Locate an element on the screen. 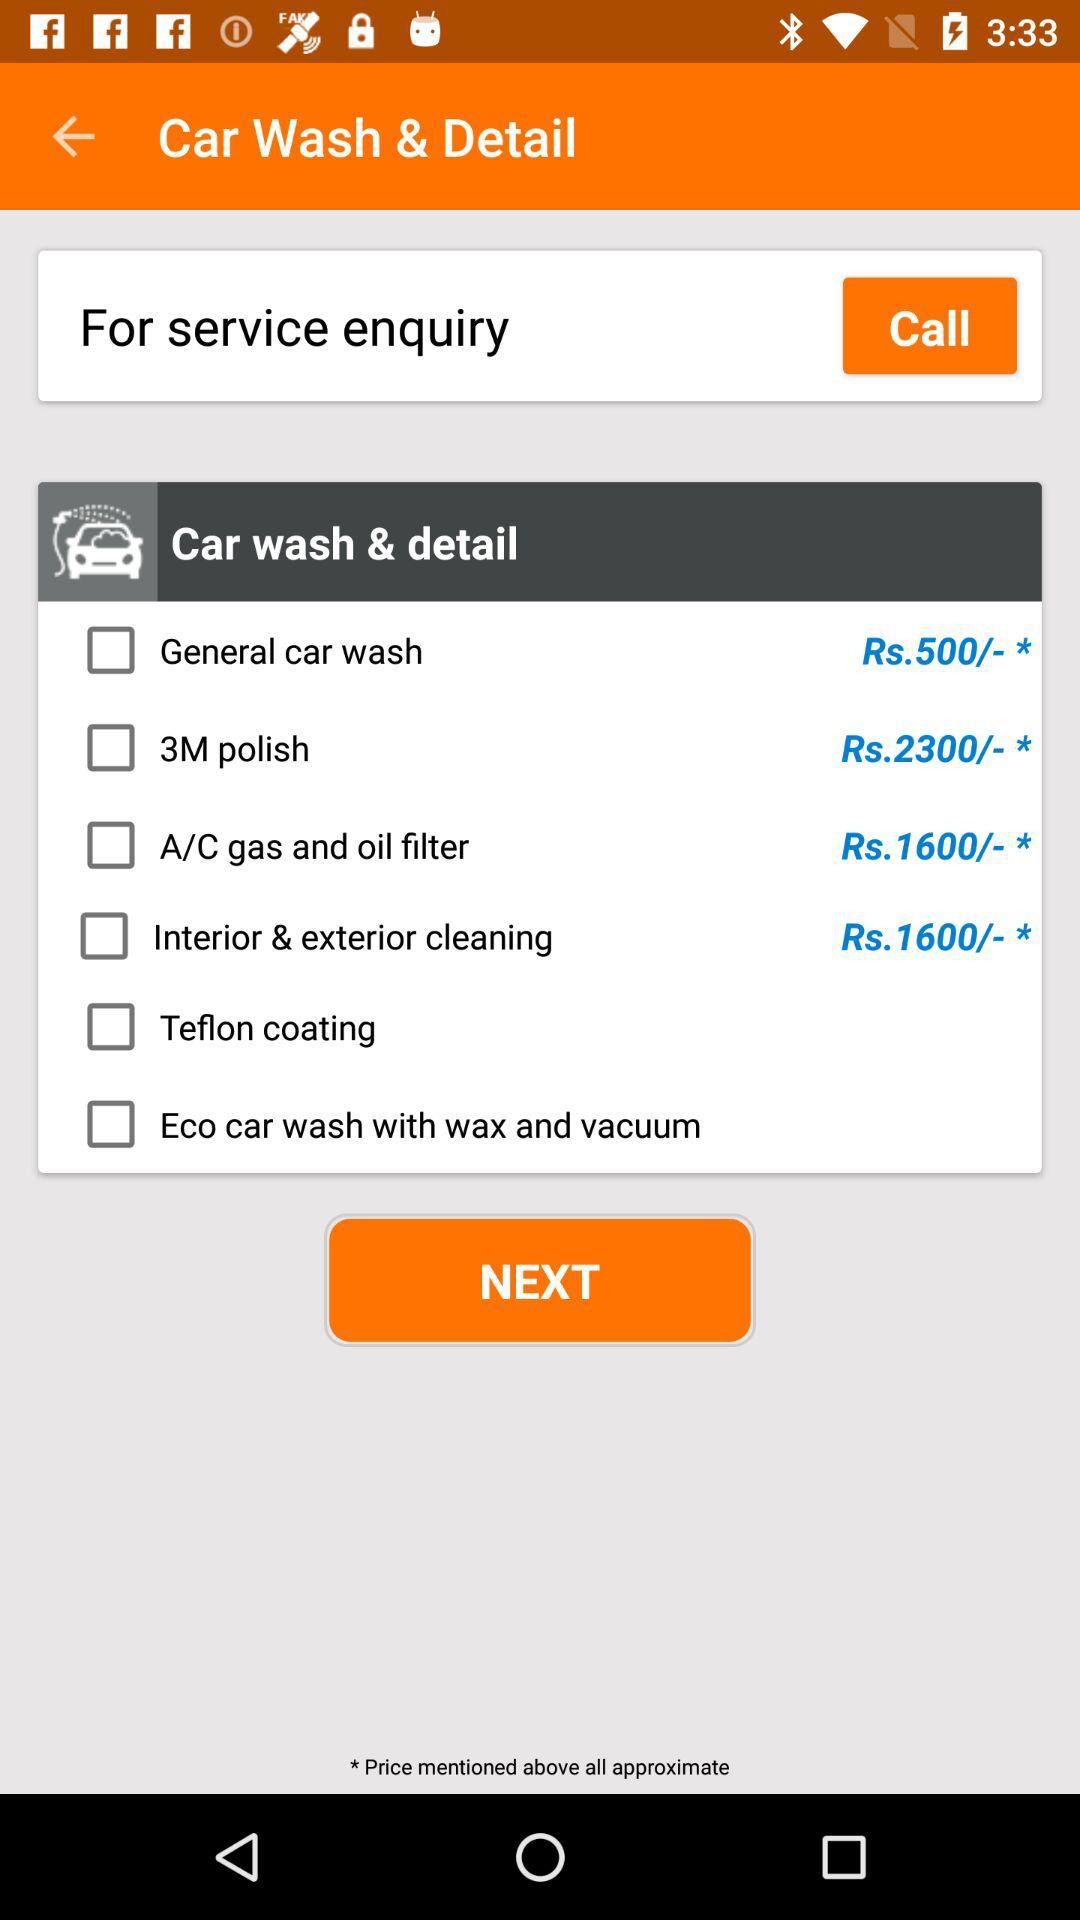  the icon to the right of the for service enquiry icon is located at coordinates (929, 325).